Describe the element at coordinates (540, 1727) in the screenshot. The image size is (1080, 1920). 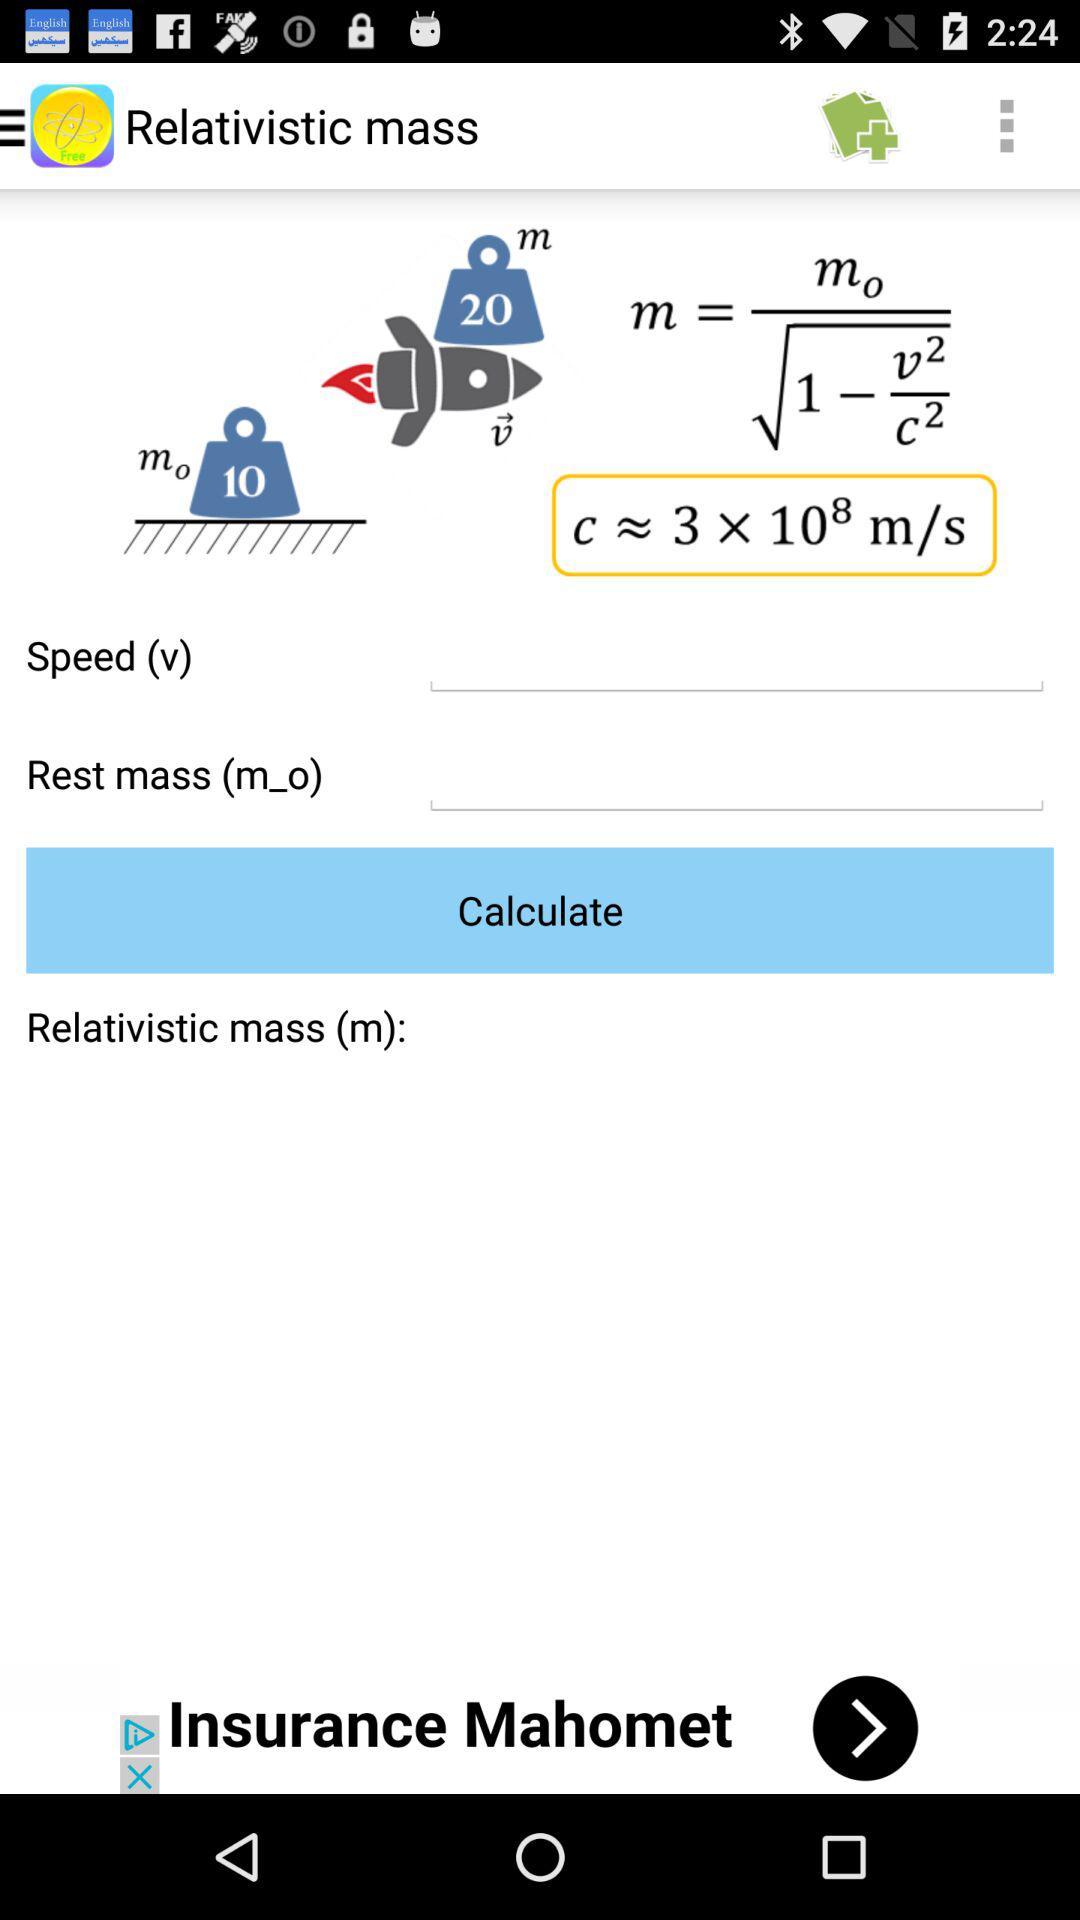
I see `insurance add` at that location.